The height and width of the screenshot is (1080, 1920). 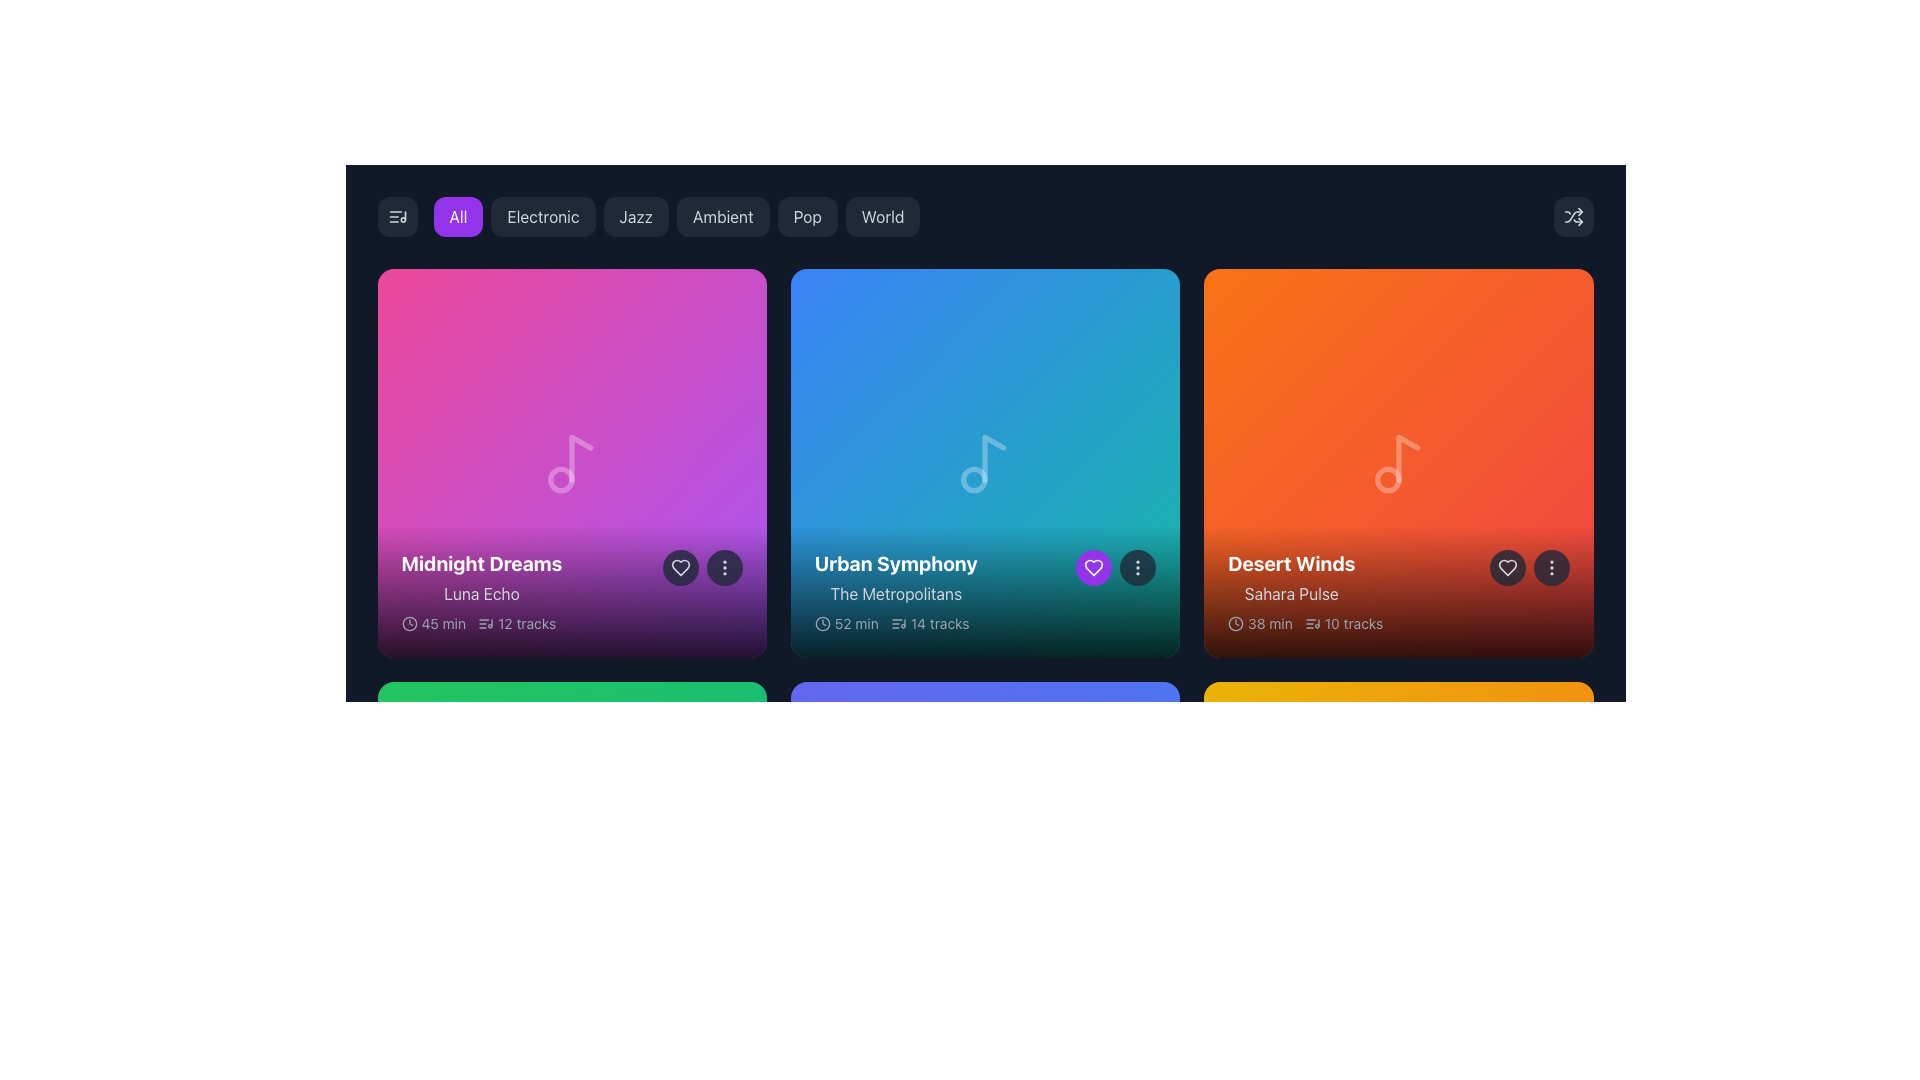 What do you see at coordinates (680, 568) in the screenshot?
I see `the circular button with a dark gray background and white heart icon, located at the bottom-right of the 'Midnight Dreams' card` at bounding box center [680, 568].